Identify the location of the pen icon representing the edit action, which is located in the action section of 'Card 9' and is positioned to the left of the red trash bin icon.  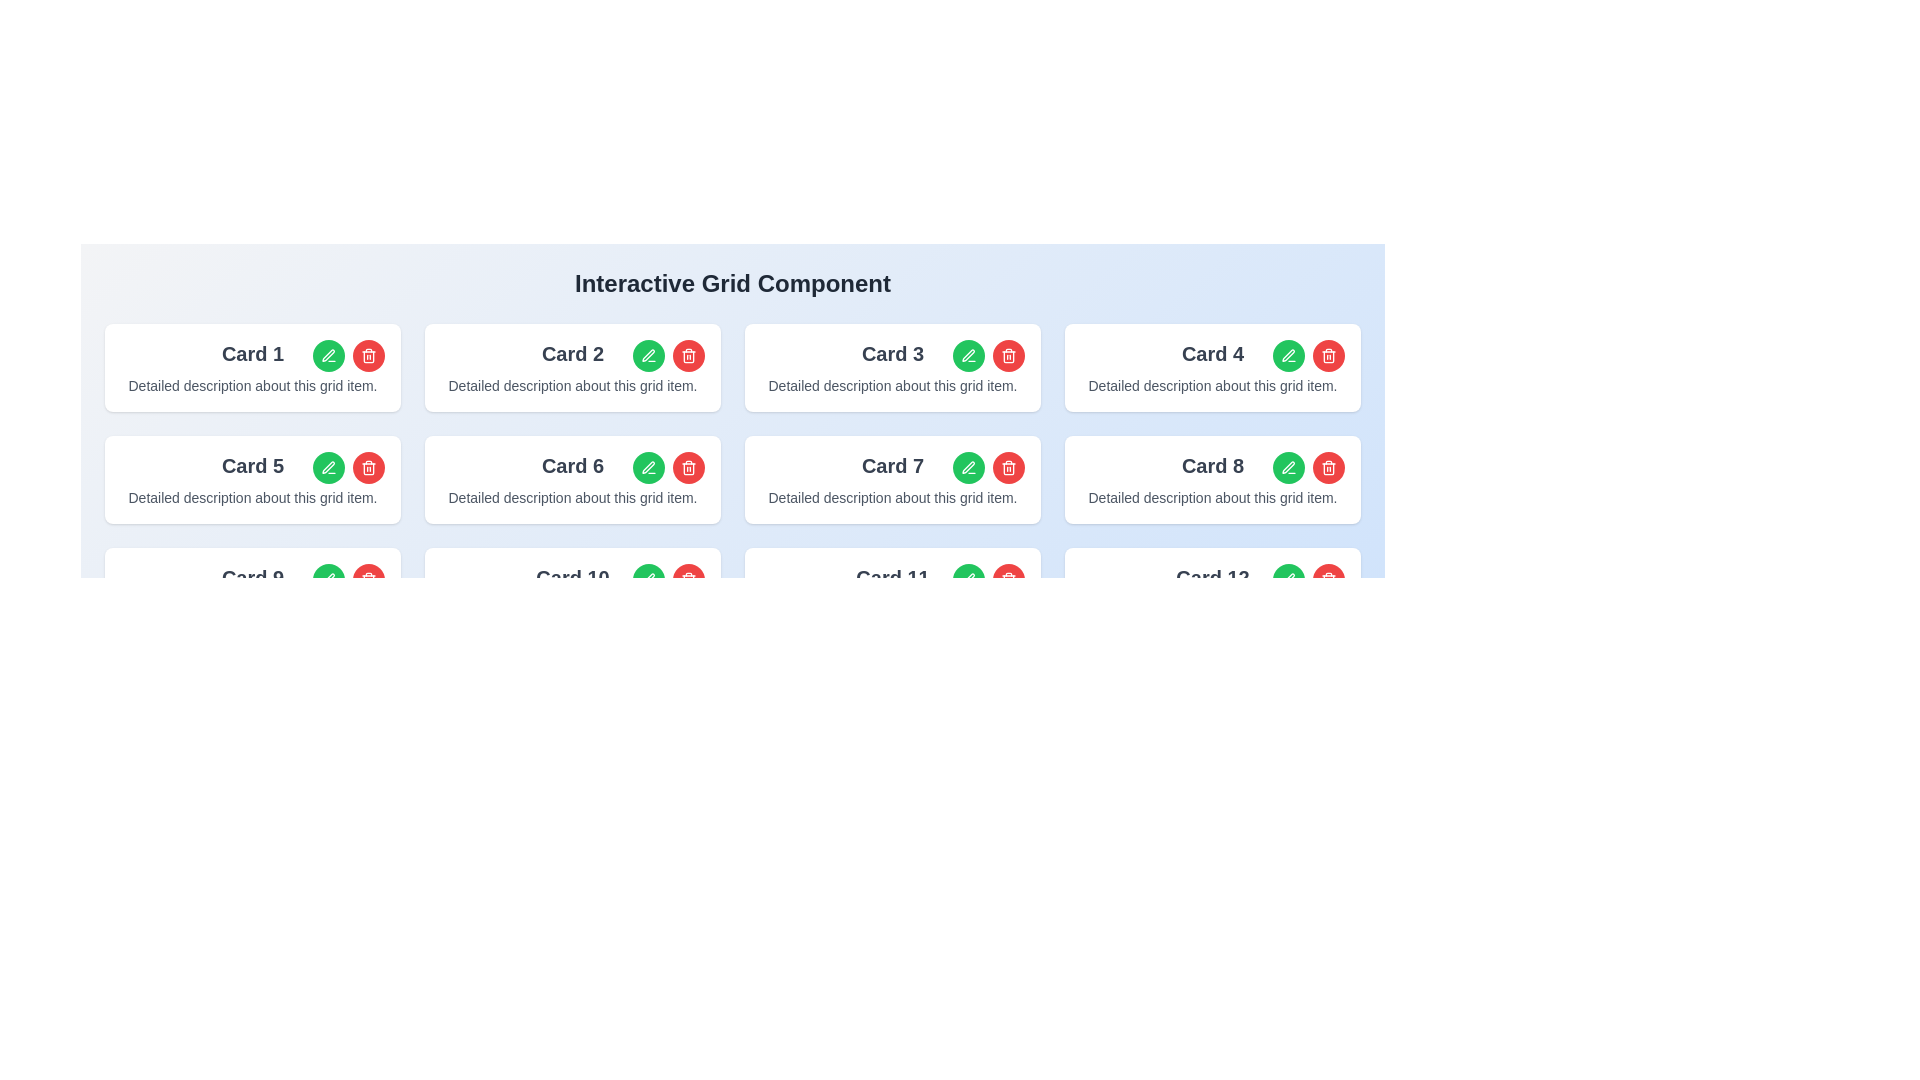
(329, 579).